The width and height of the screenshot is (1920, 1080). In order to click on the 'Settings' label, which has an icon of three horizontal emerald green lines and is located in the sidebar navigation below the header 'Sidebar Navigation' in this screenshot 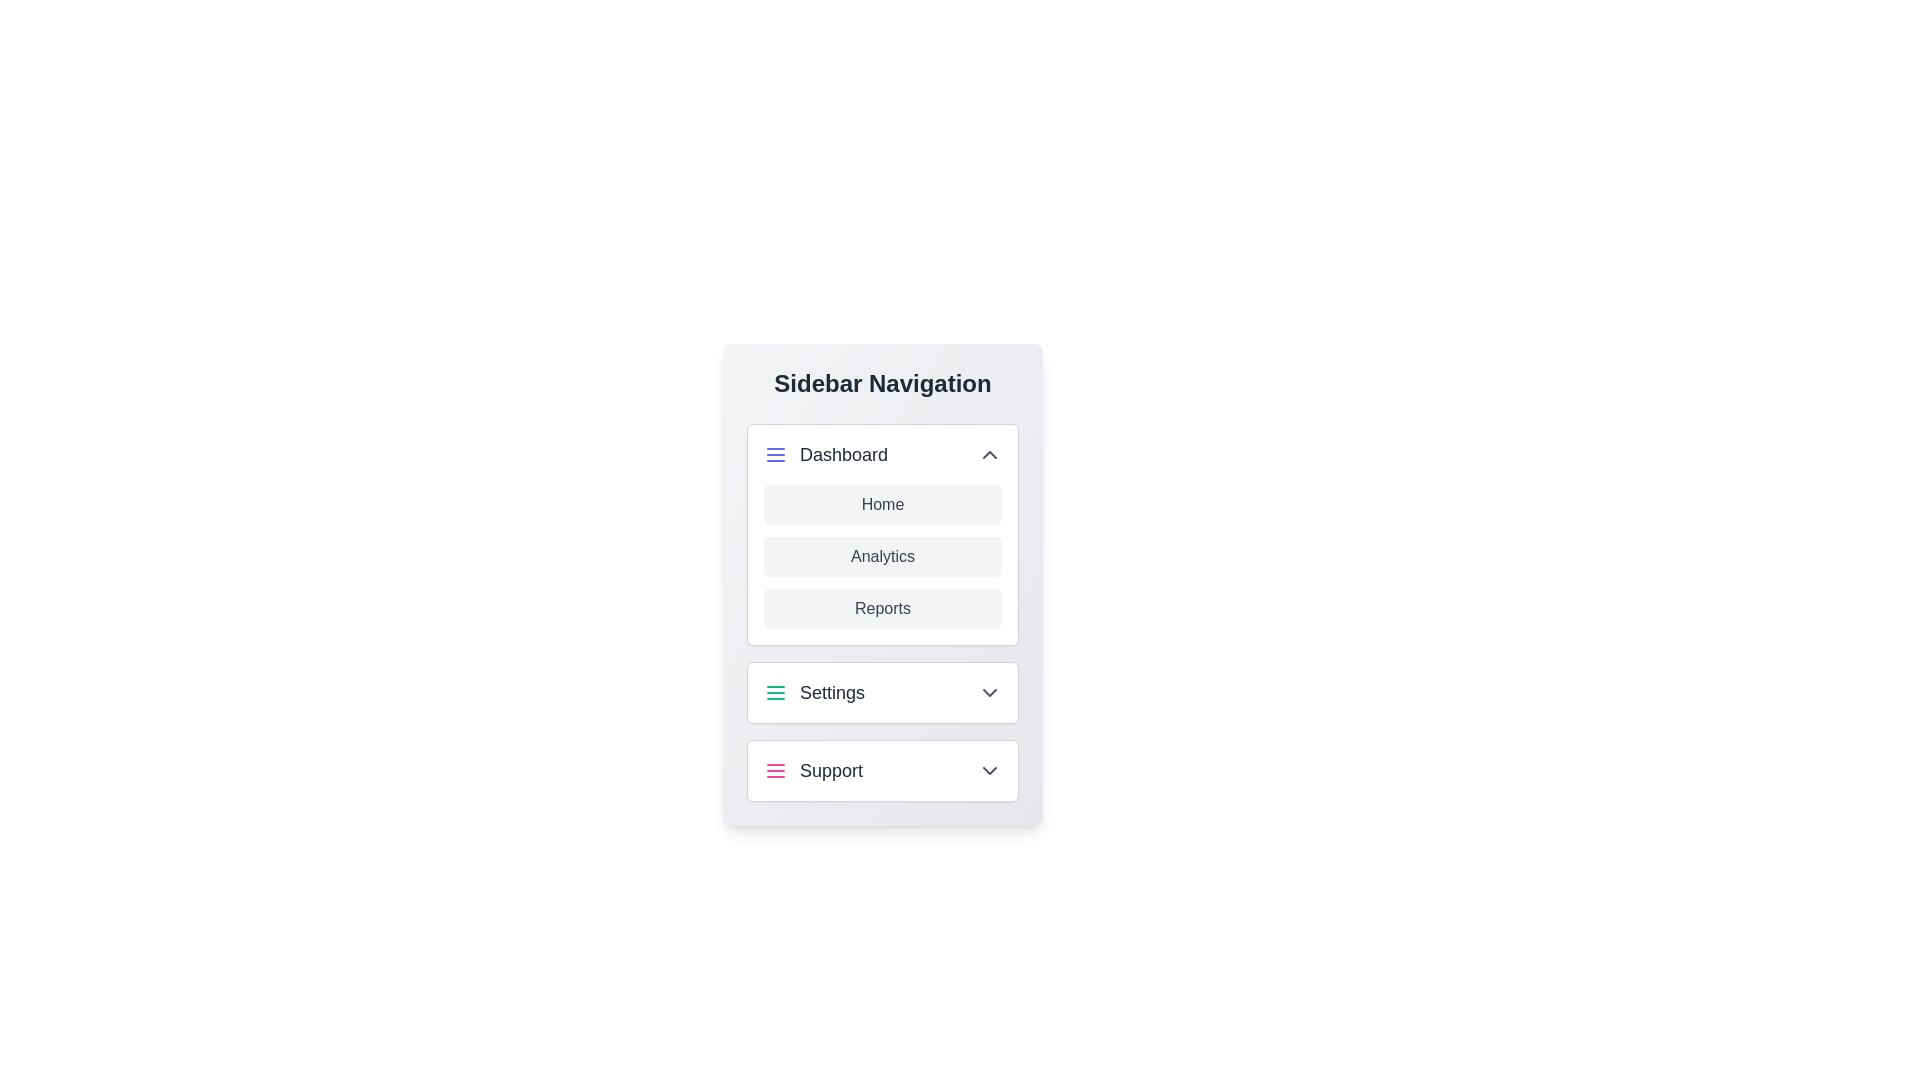, I will do `click(814, 692)`.